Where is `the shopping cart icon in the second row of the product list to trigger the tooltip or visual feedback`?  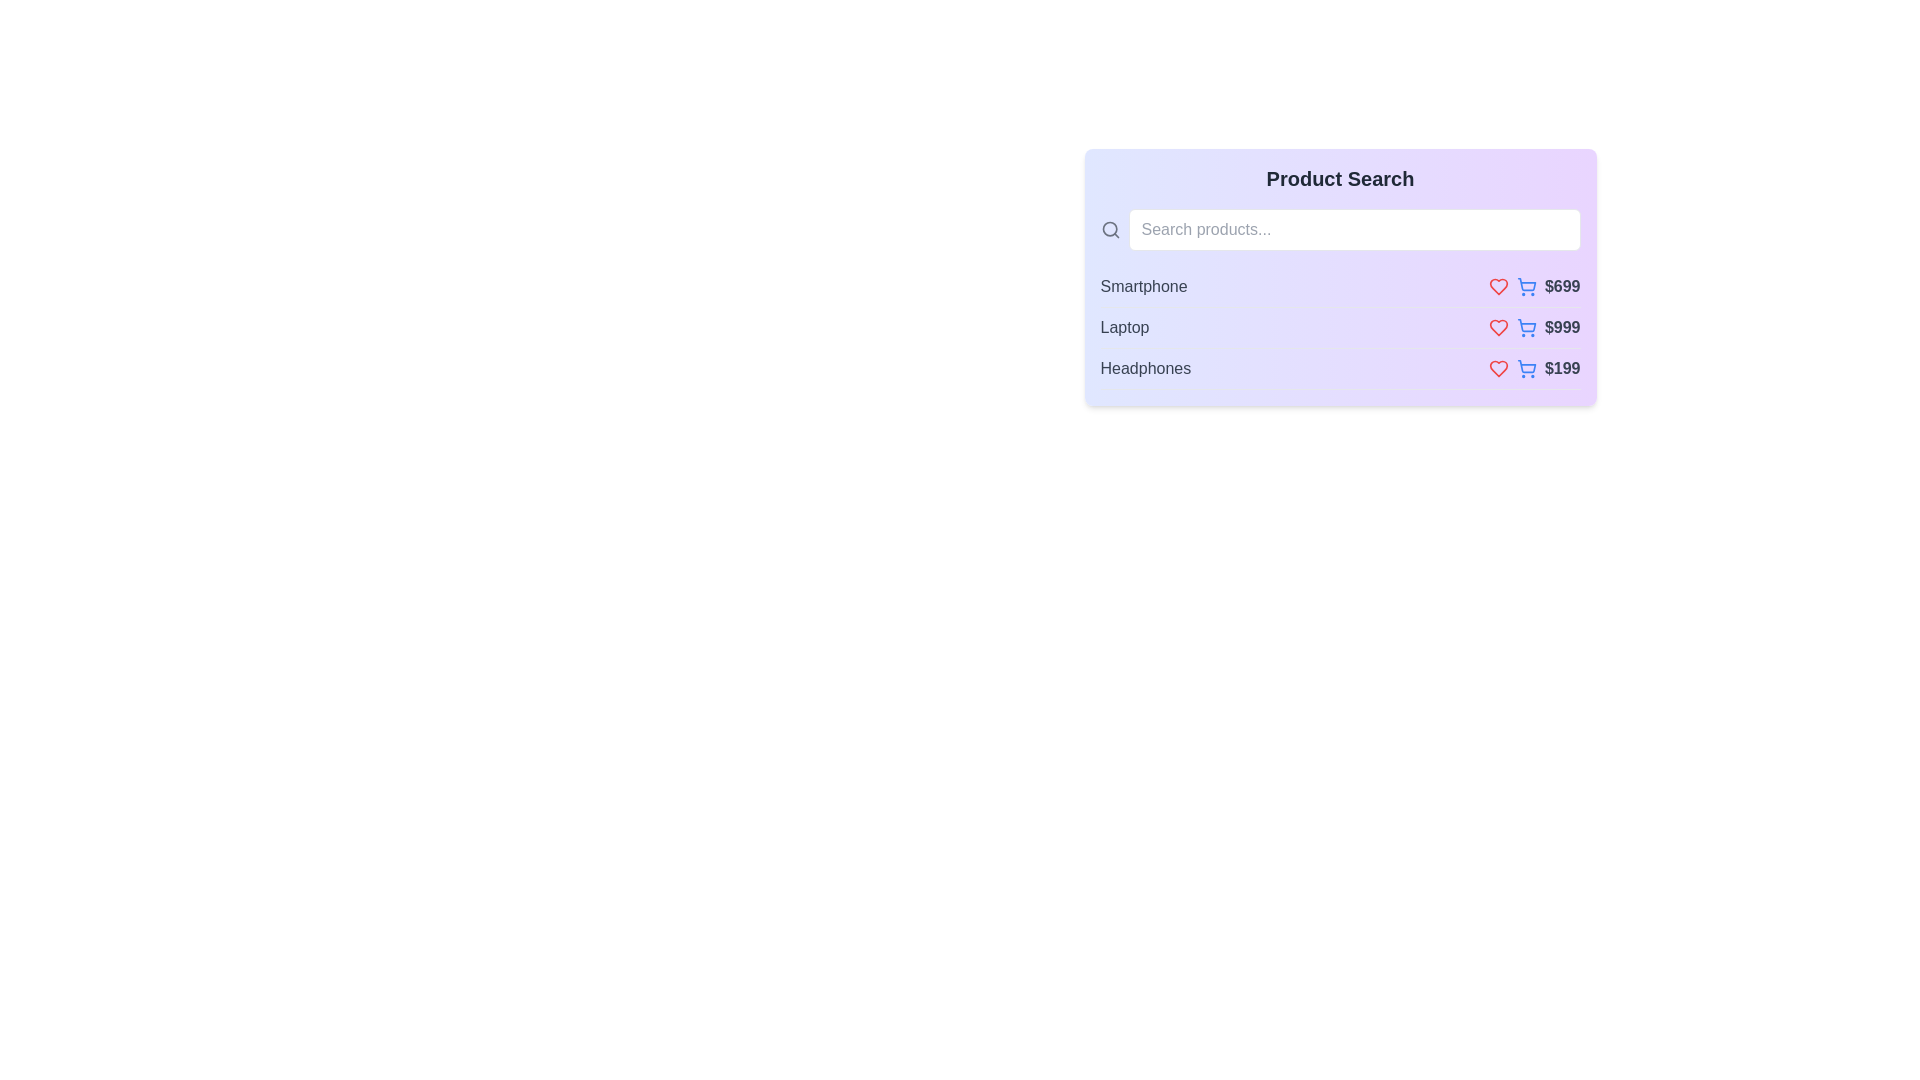
the shopping cart icon in the second row of the product list to trigger the tooltip or visual feedback is located at coordinates (1525, 326).